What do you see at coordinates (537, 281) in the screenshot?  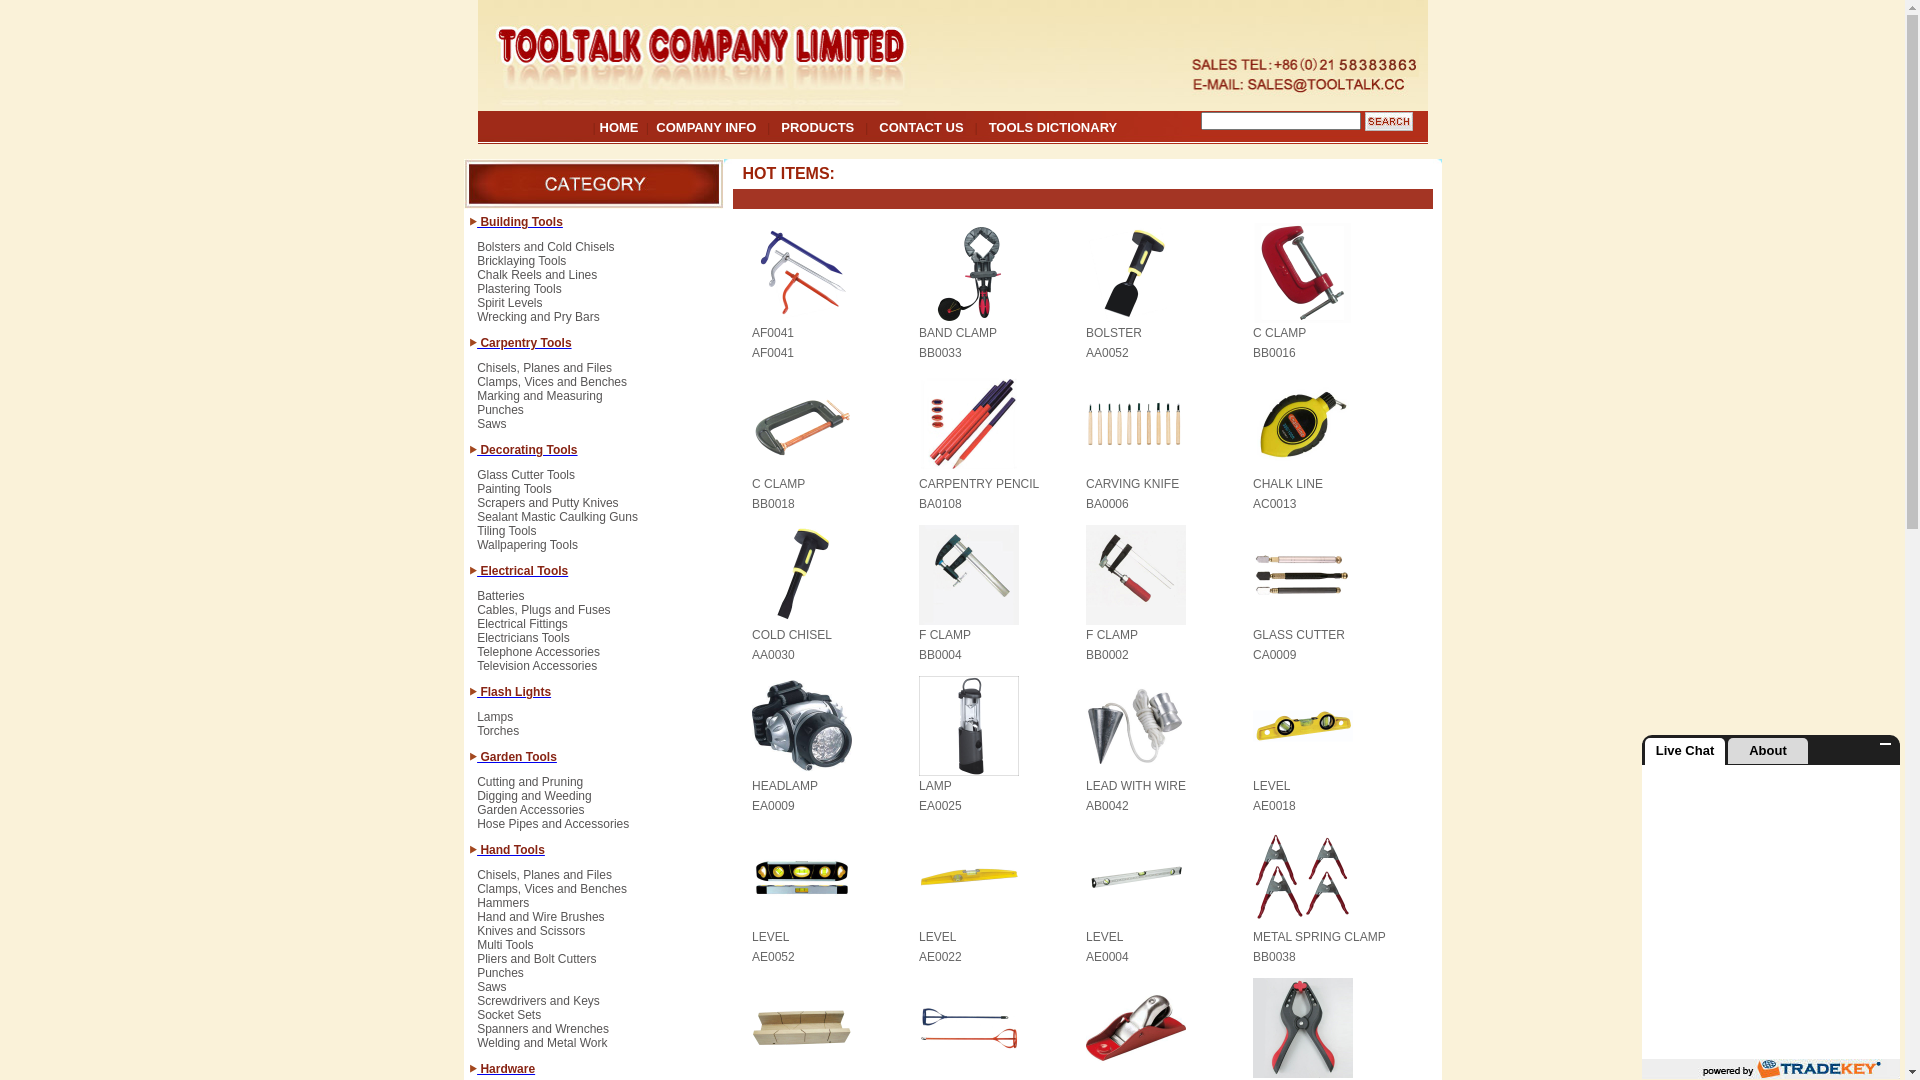 I see `'Chalk Reels and Lines'` at bounding box center [537, 281].